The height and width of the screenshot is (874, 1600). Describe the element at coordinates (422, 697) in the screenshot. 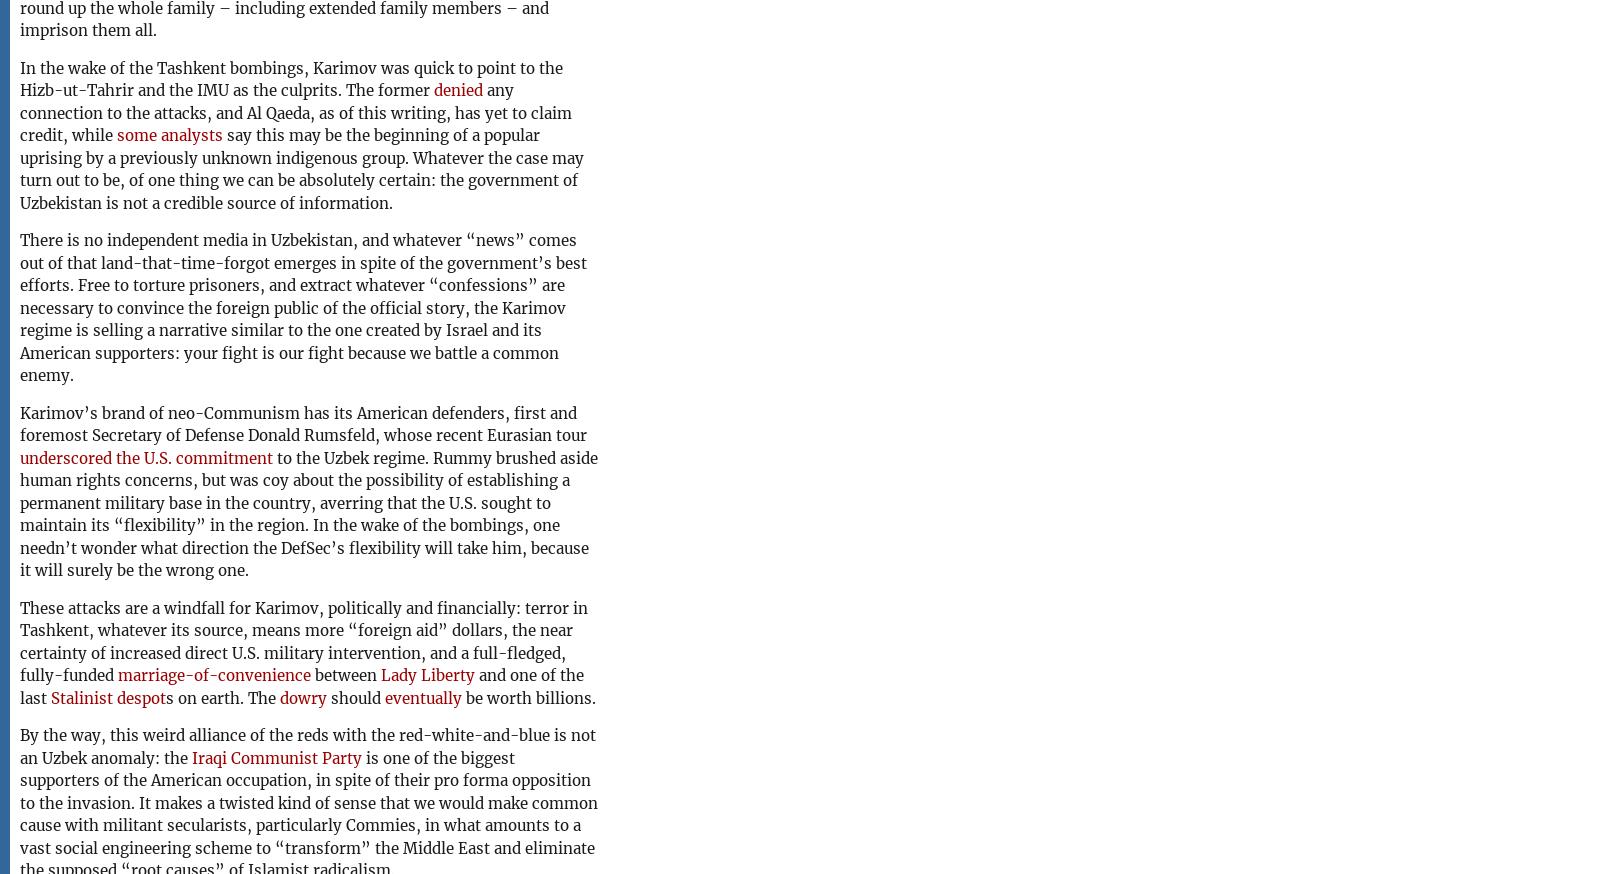

I see `'eventually'` at that location.